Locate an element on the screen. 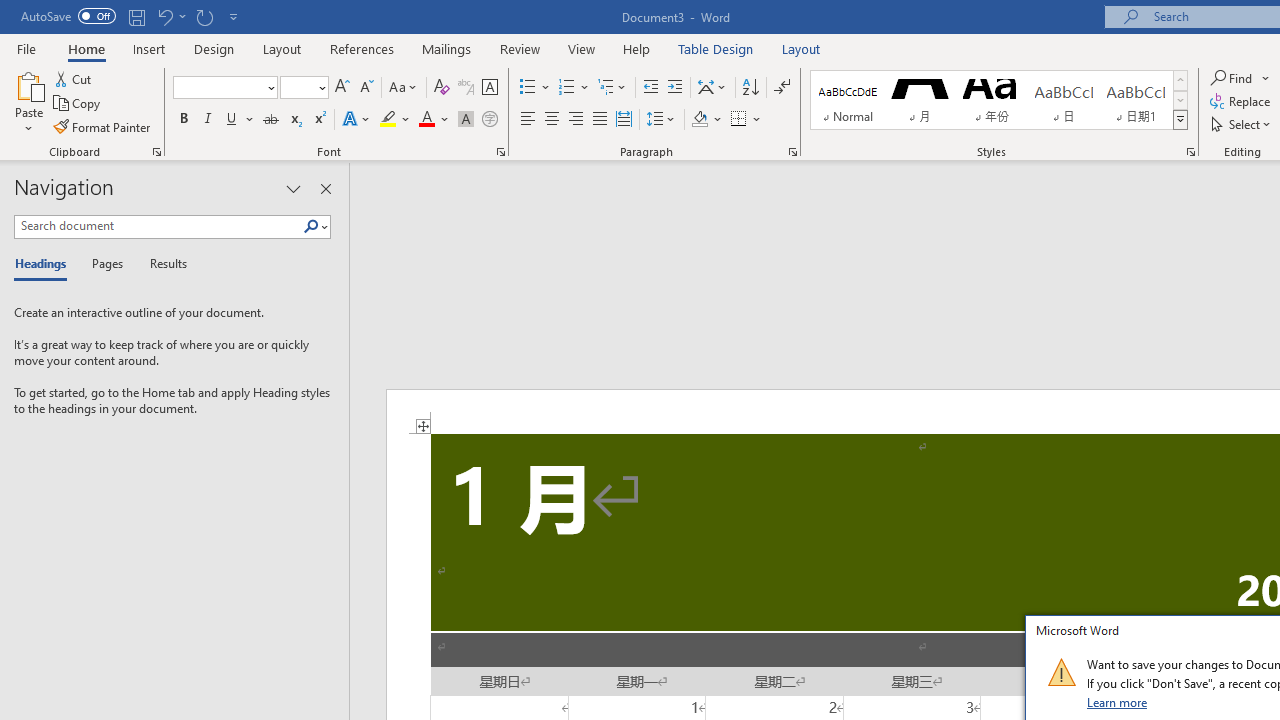  'Decrease Indent' is located at coordinates (650, 86).